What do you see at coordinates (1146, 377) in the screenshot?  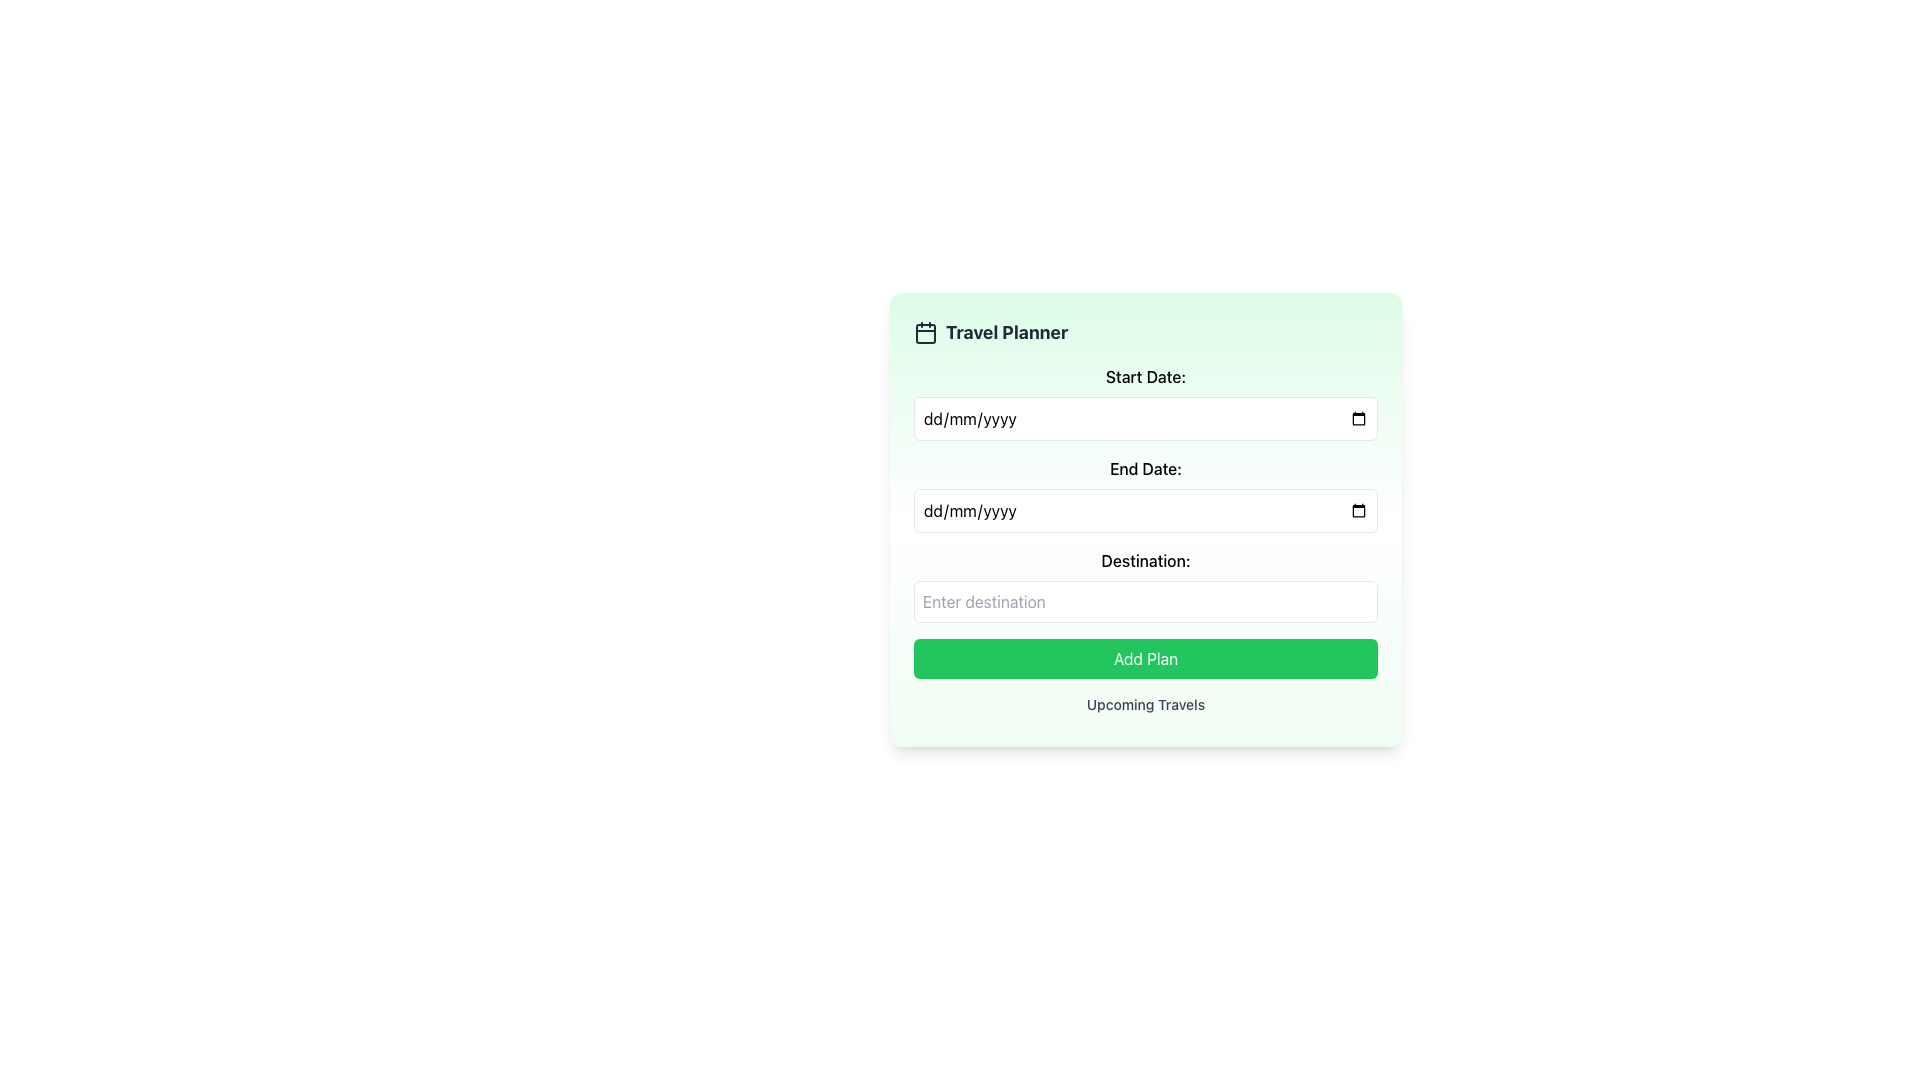 I see `label located at the top of the form in the travel planner interface, which indicates the start date for the adjacent date input field` at bounding box center [1146, 377].